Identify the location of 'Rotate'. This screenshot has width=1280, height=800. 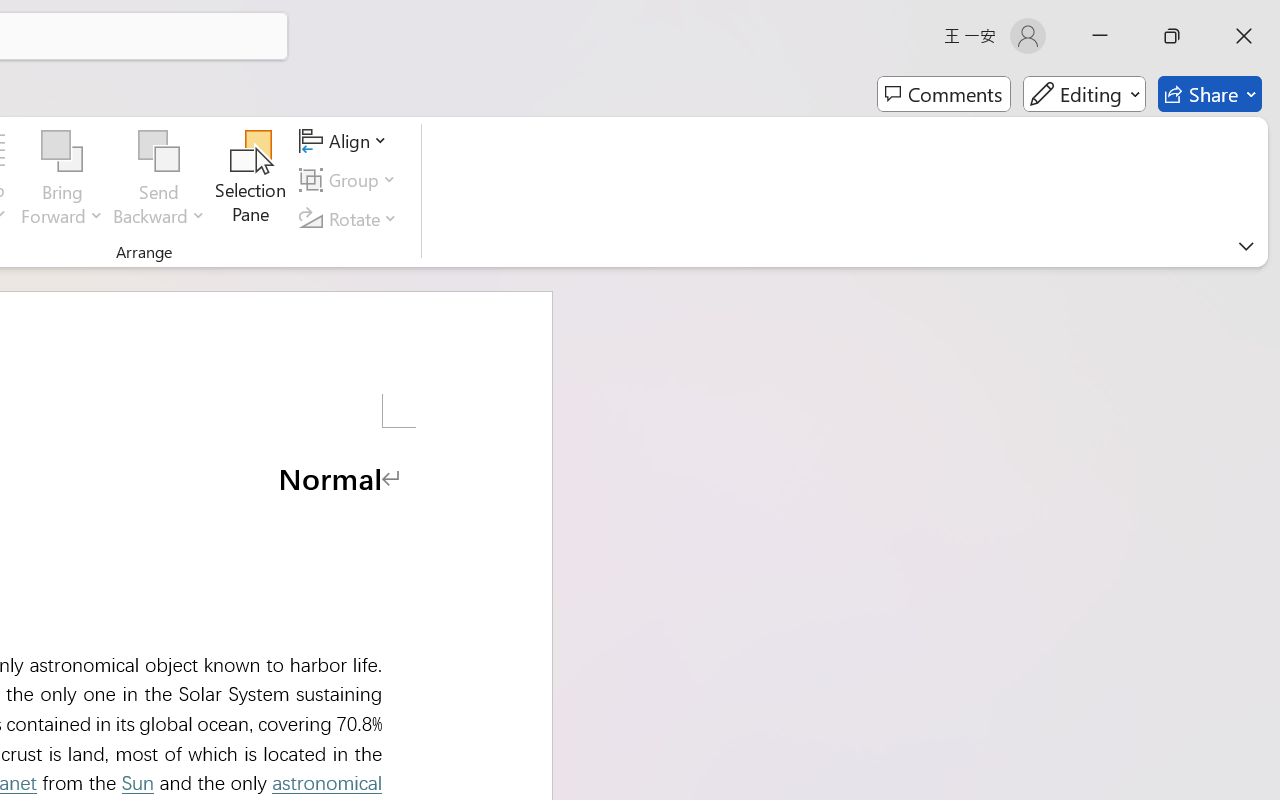
(351, 218).